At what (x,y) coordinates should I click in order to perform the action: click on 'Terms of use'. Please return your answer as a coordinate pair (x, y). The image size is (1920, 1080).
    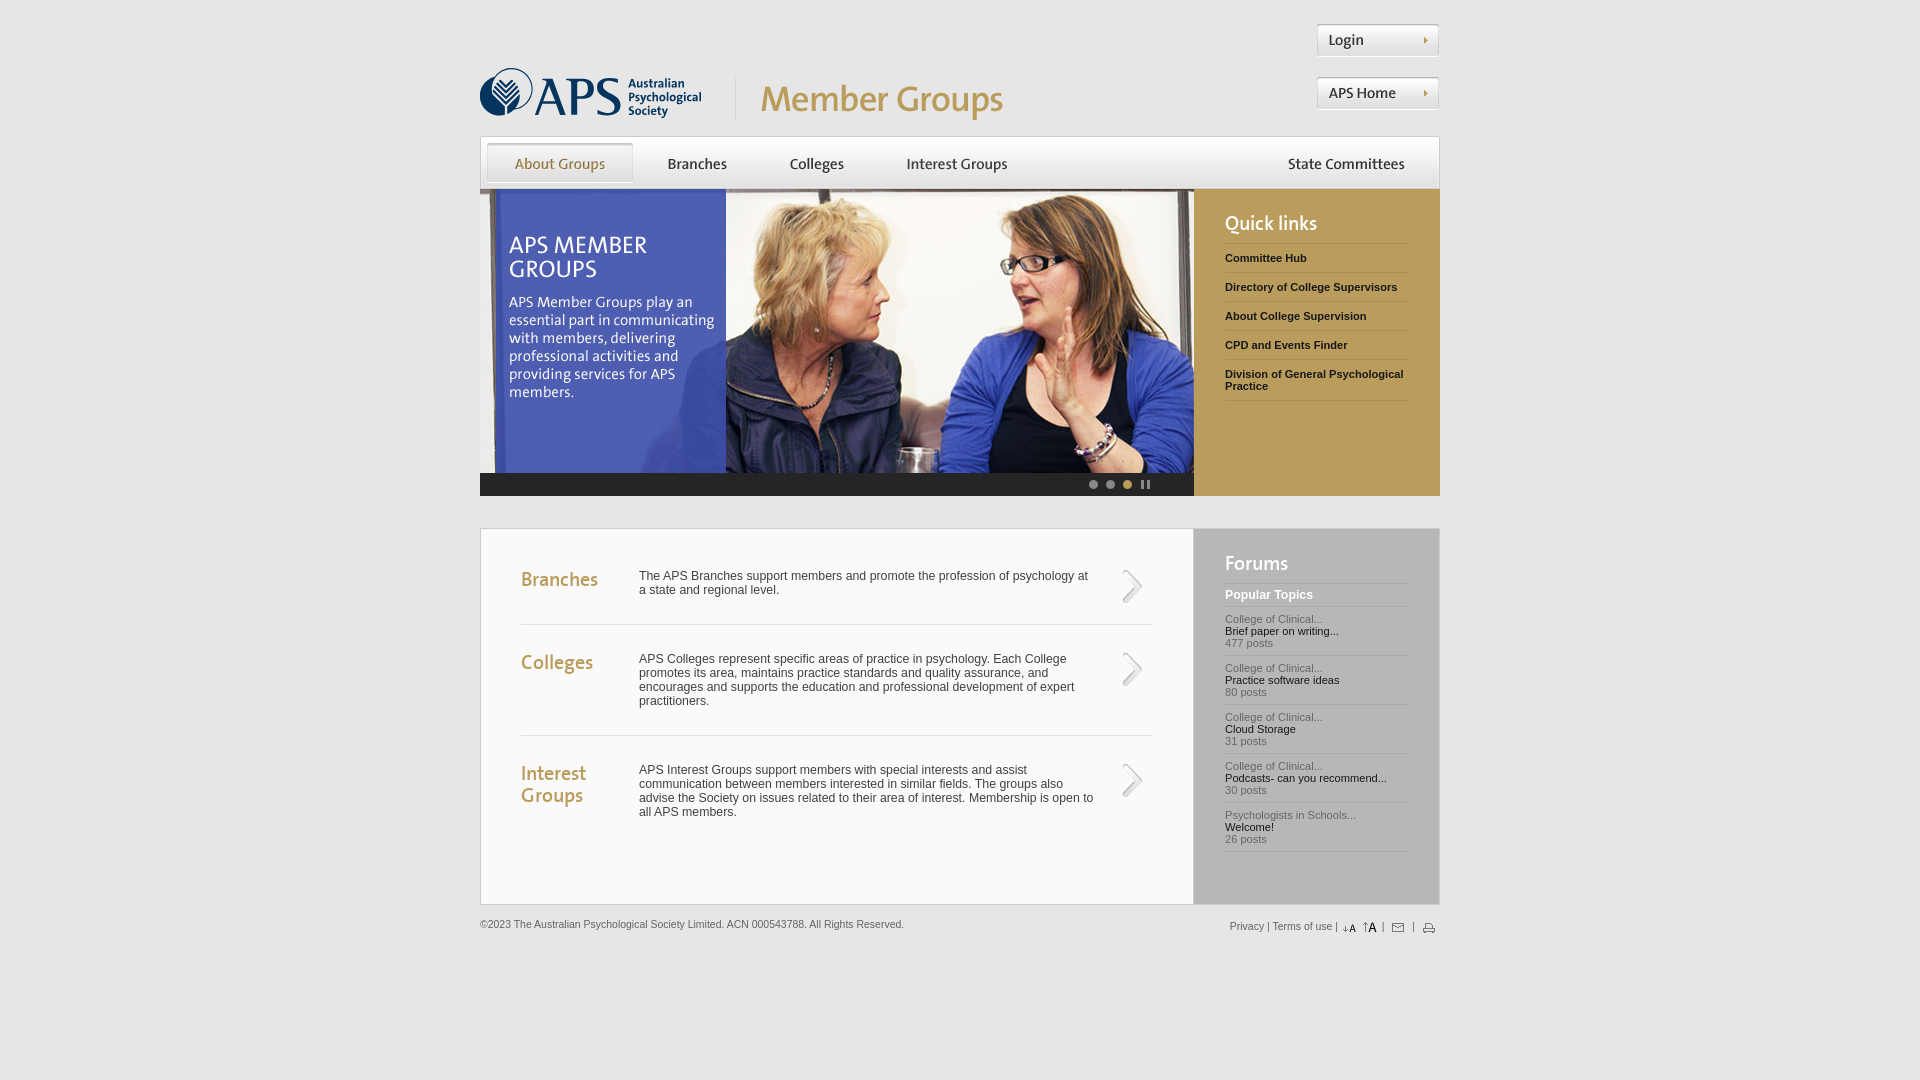
    Looking at the image, I should click on (1301, 926).